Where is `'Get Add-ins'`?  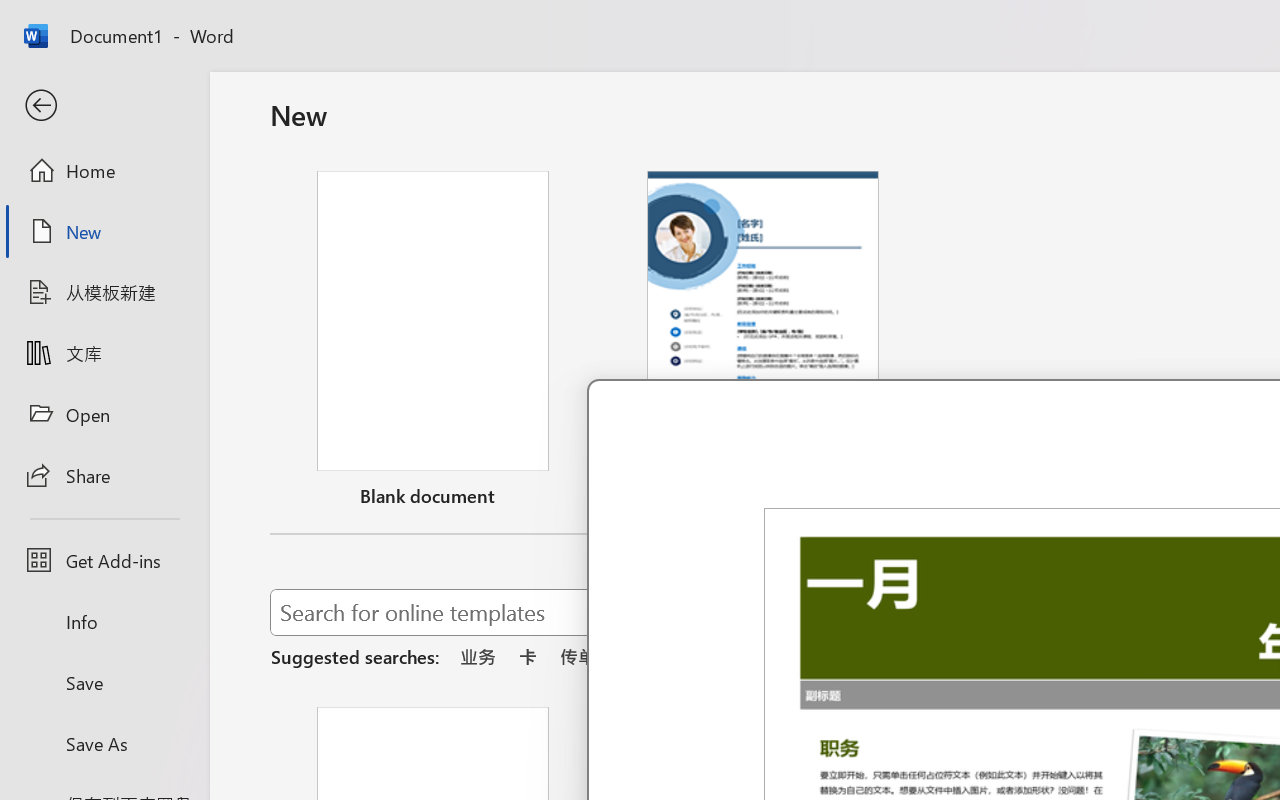
'Get Add-ins' is located at coordinates (103, 560).